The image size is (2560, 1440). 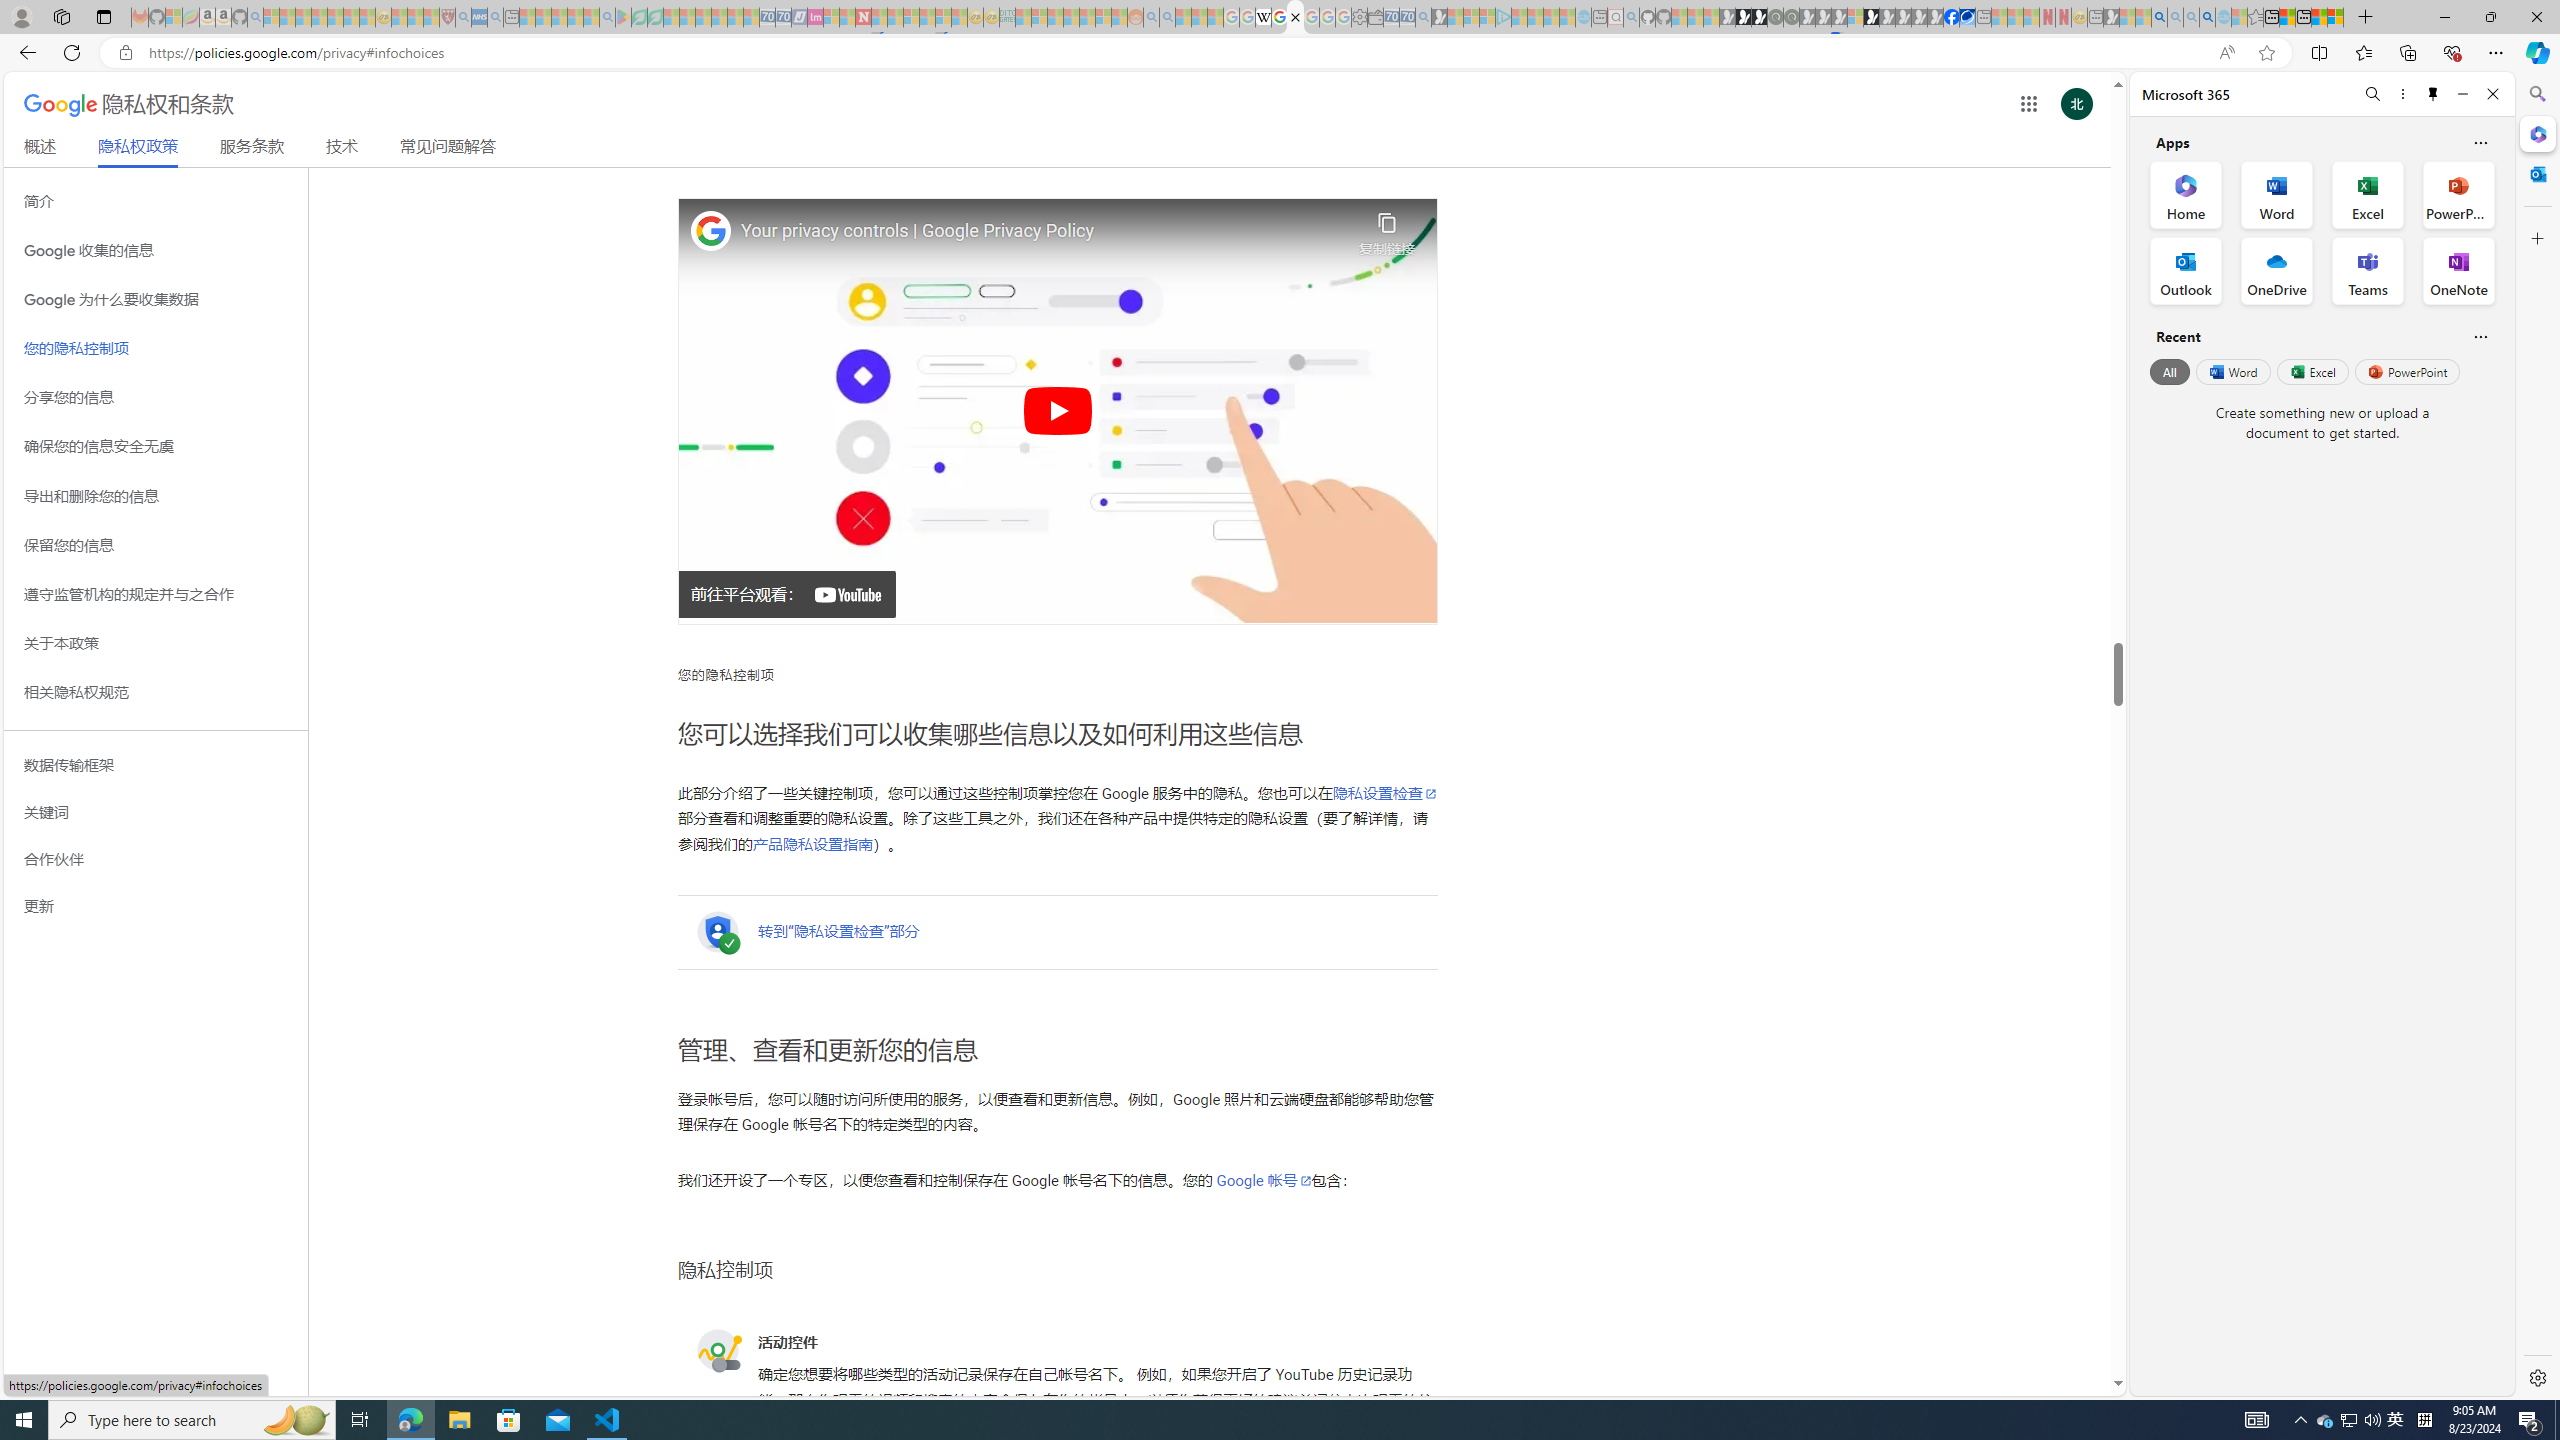 I want to click on 'Nordace | Facebook', so click(x=1952, y=16).